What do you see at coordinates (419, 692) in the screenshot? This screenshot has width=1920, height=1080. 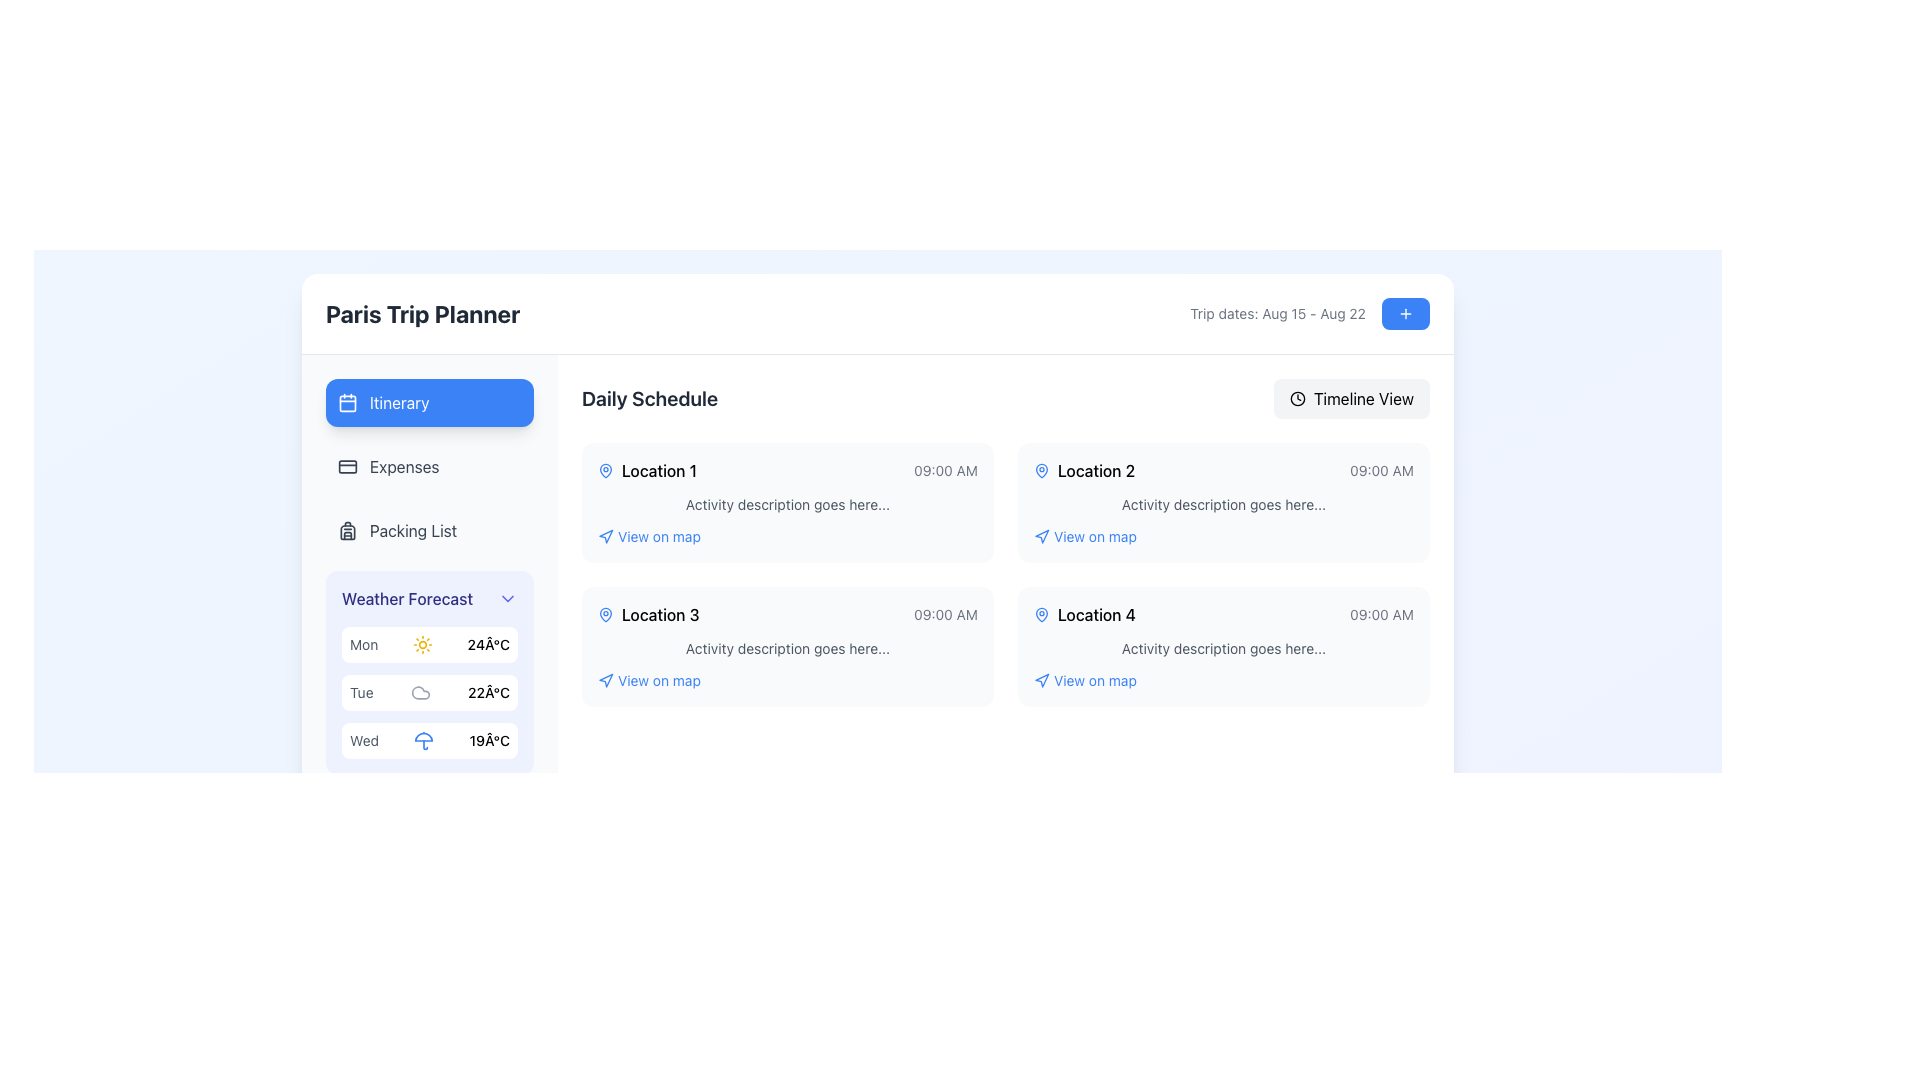 I see `the weather condition icon representing 'cloudy' for the forecast on 'Tue 22°C', which is the second icon in the 'Weather Forecast' section` at bounding box center [419, 692].